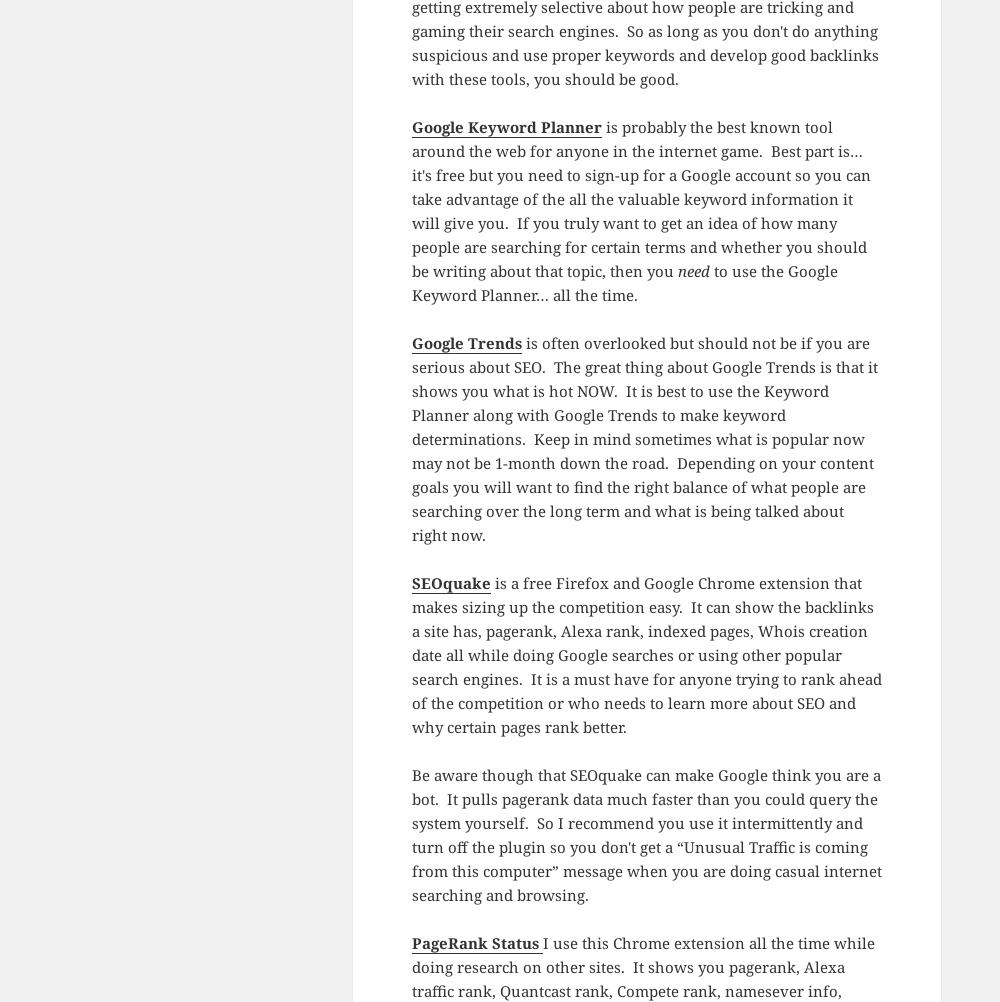  Describe the element at coordinates (449, 582) in the screenshot. I see `'SEOquake'` at that location.